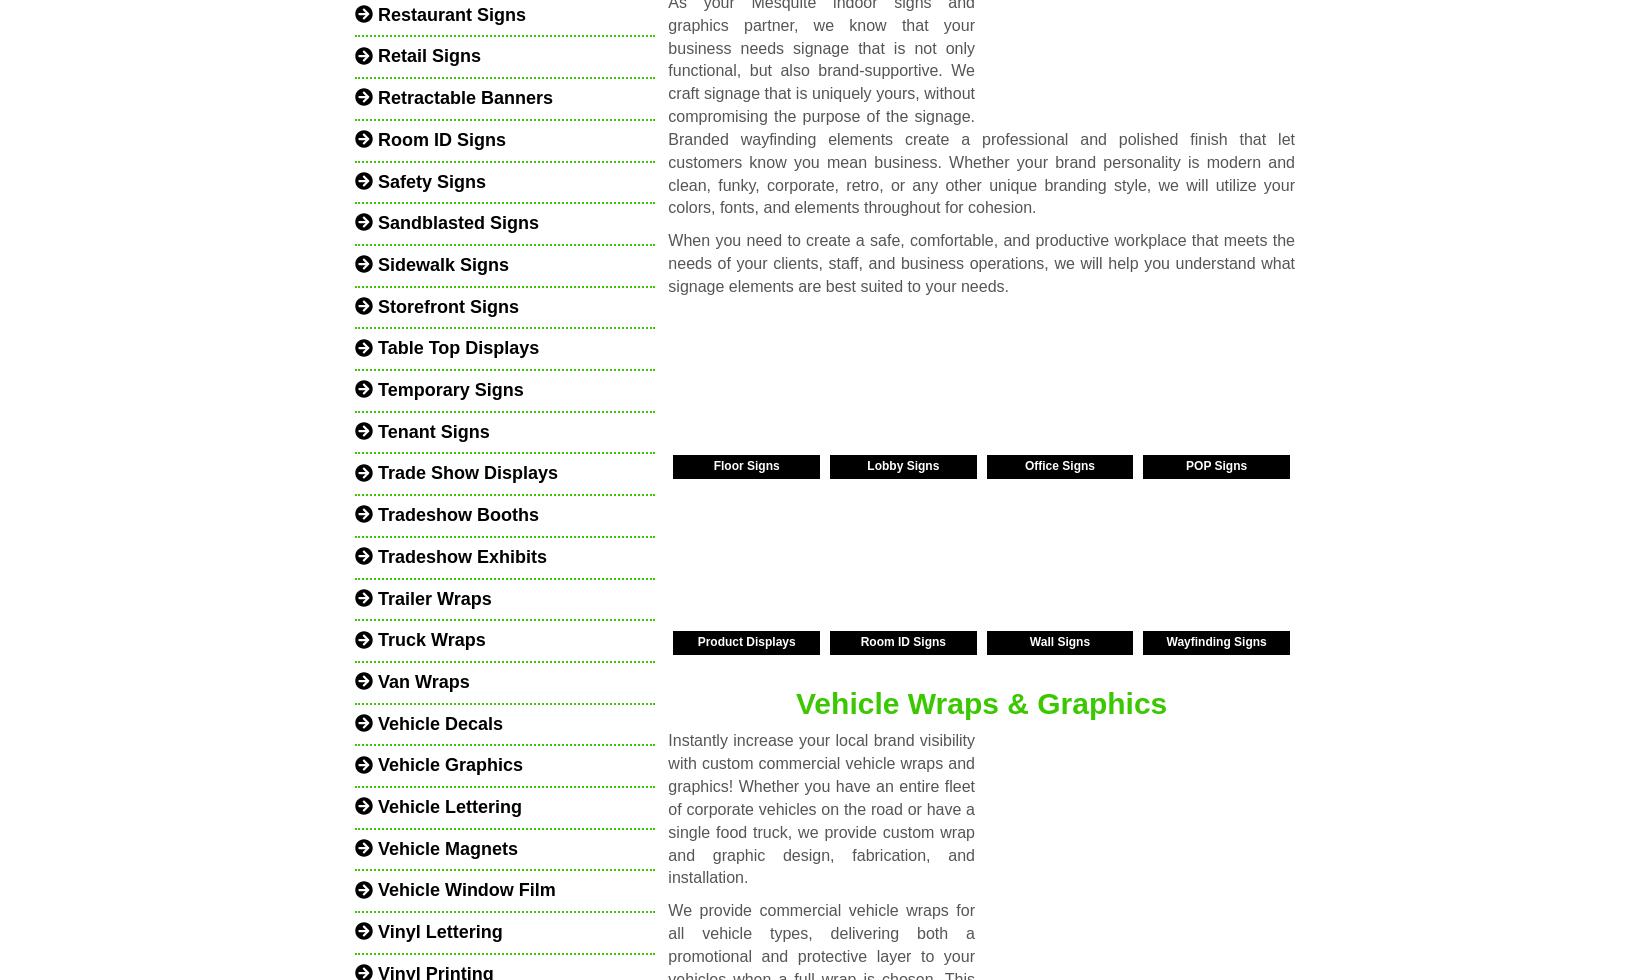 Image resolution: width=1650 pixels, height=980 pixels. Describe the element at coordinates (446, 807) in the screenshot. I see `'Vehicle Lettering'` at that location.